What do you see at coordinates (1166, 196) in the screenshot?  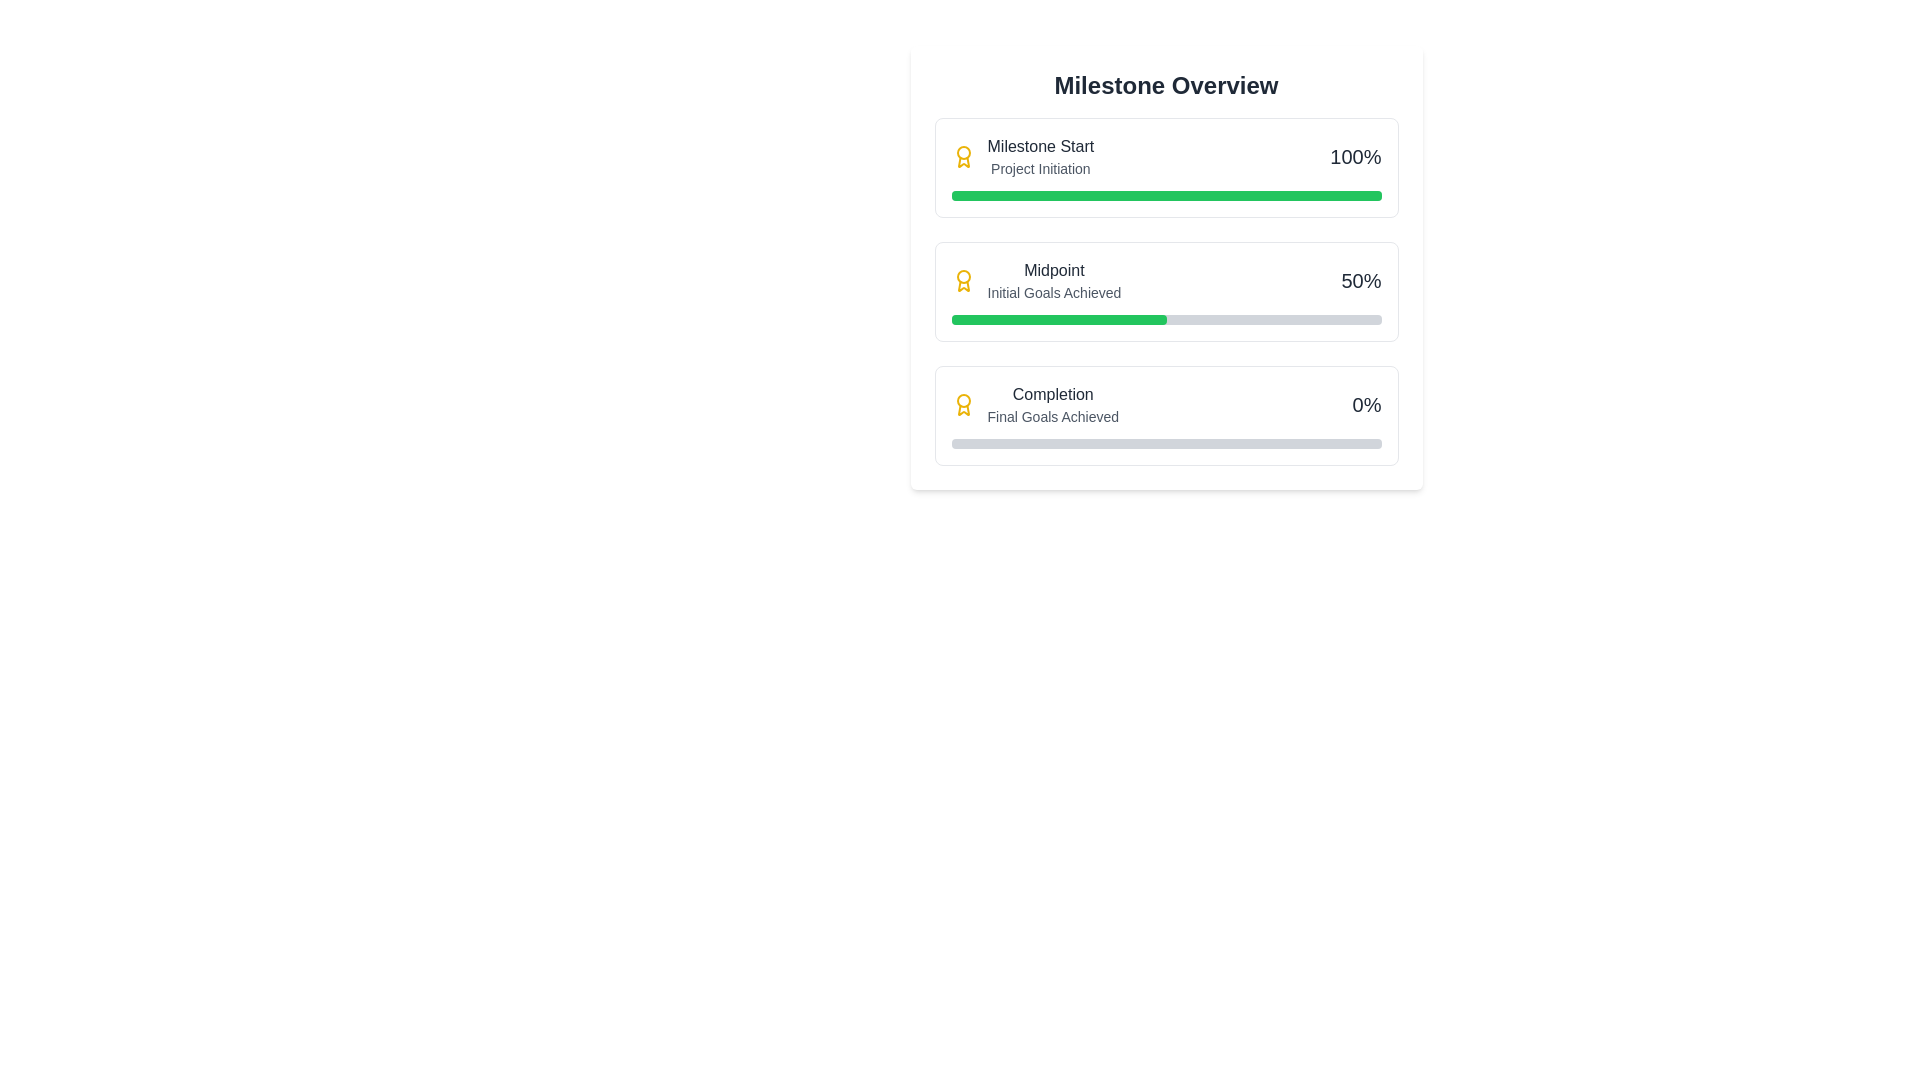 I see `the progress visually by focusing on the green fill of the progress bar indicating 100% completion in the first milestone card of the progress overview widget` at bounding box center [1166, 196].